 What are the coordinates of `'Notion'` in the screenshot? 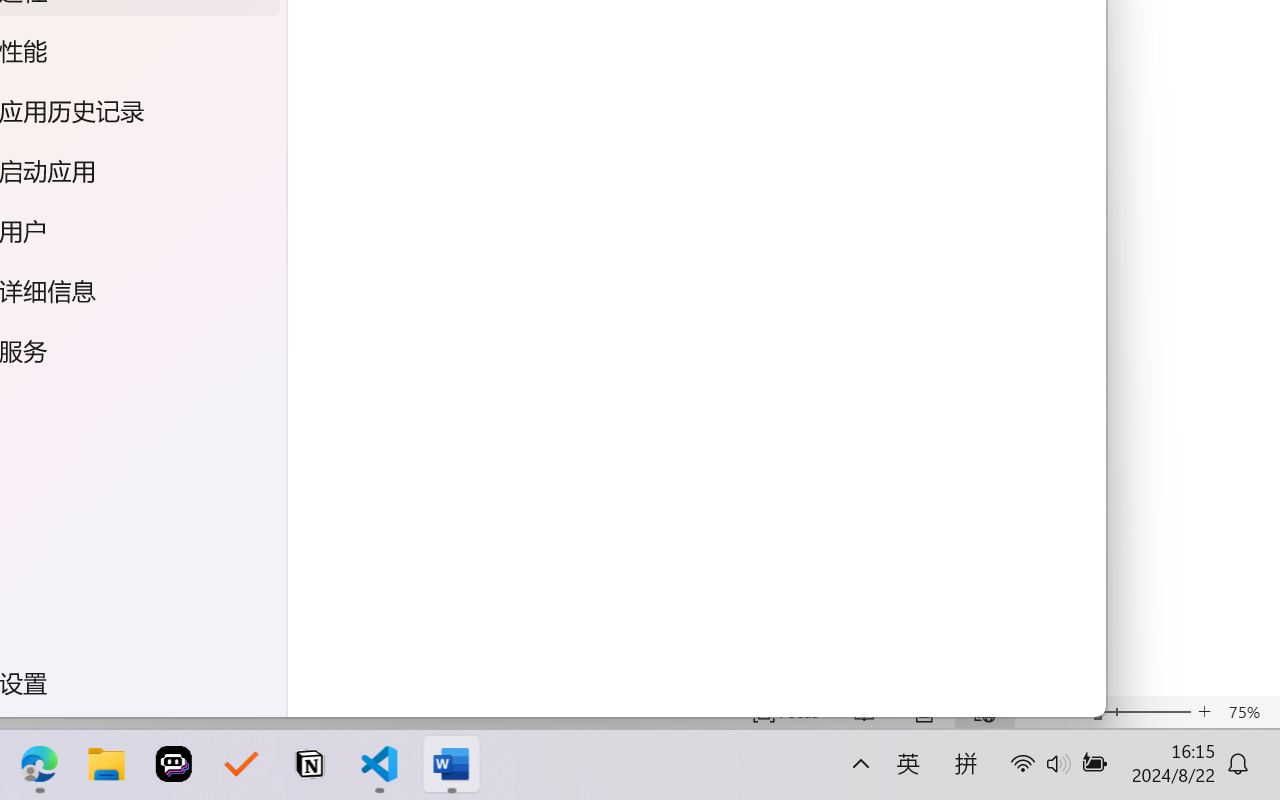 It's located at (299, 764).